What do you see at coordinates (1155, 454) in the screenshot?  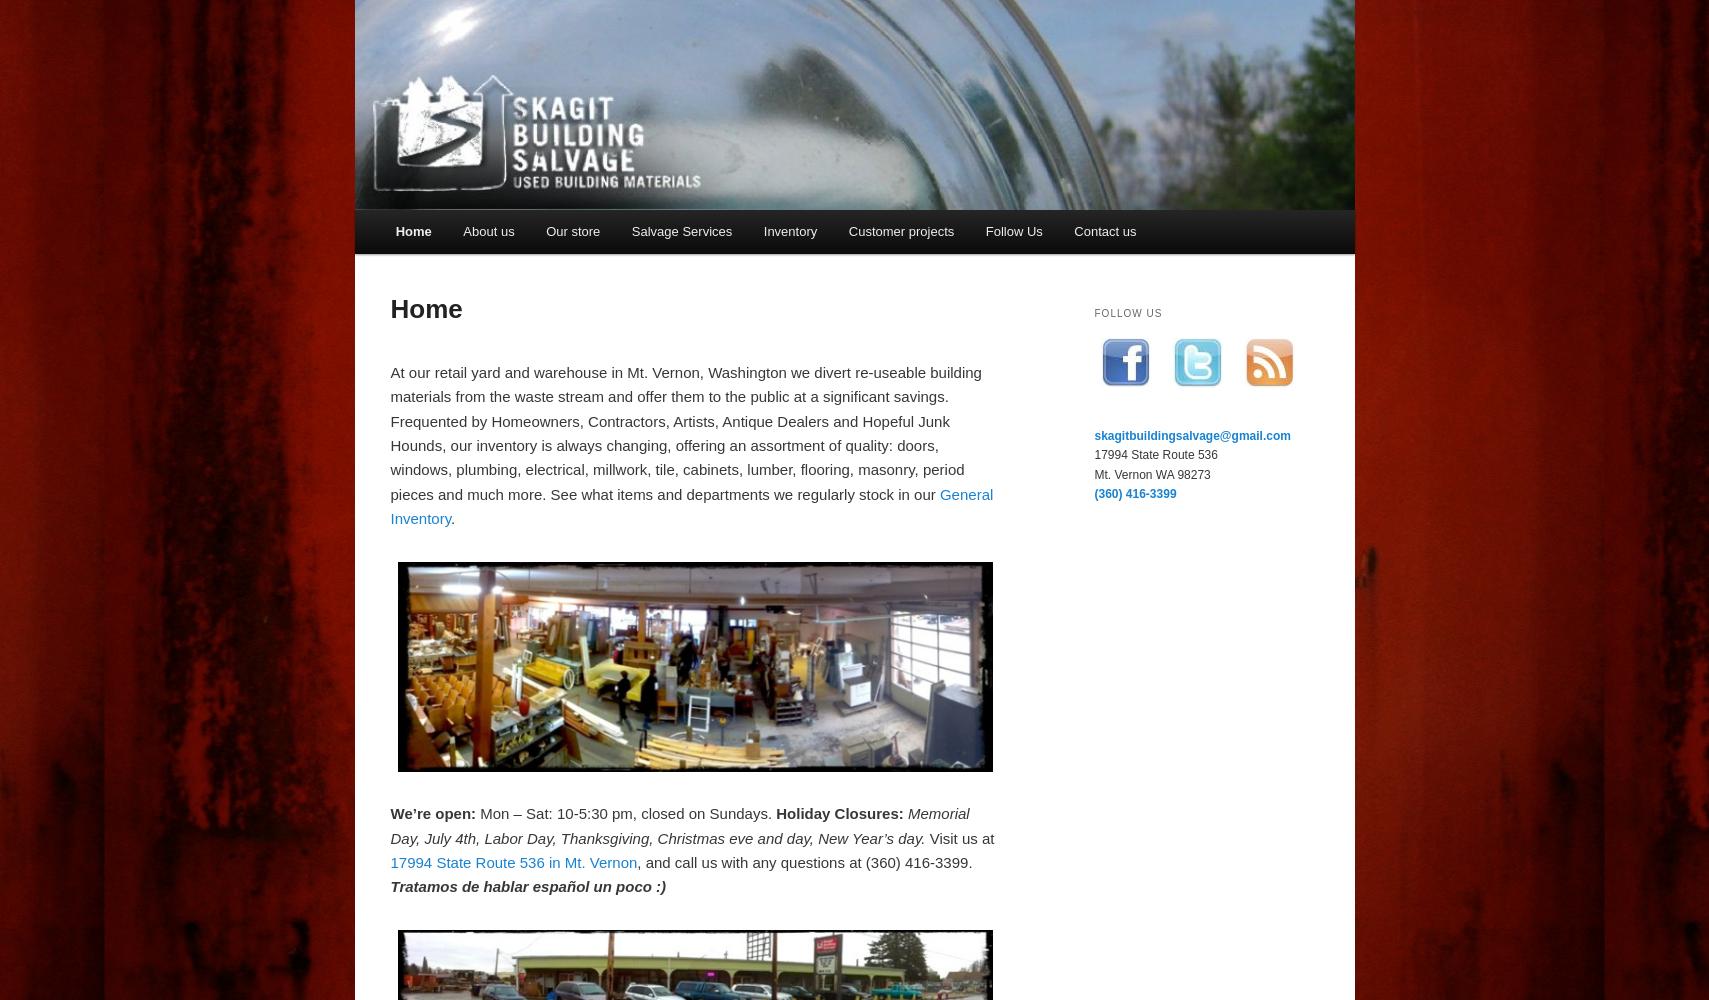 I see `'17994 State Route 536'` at bounding box center [1155, 454].